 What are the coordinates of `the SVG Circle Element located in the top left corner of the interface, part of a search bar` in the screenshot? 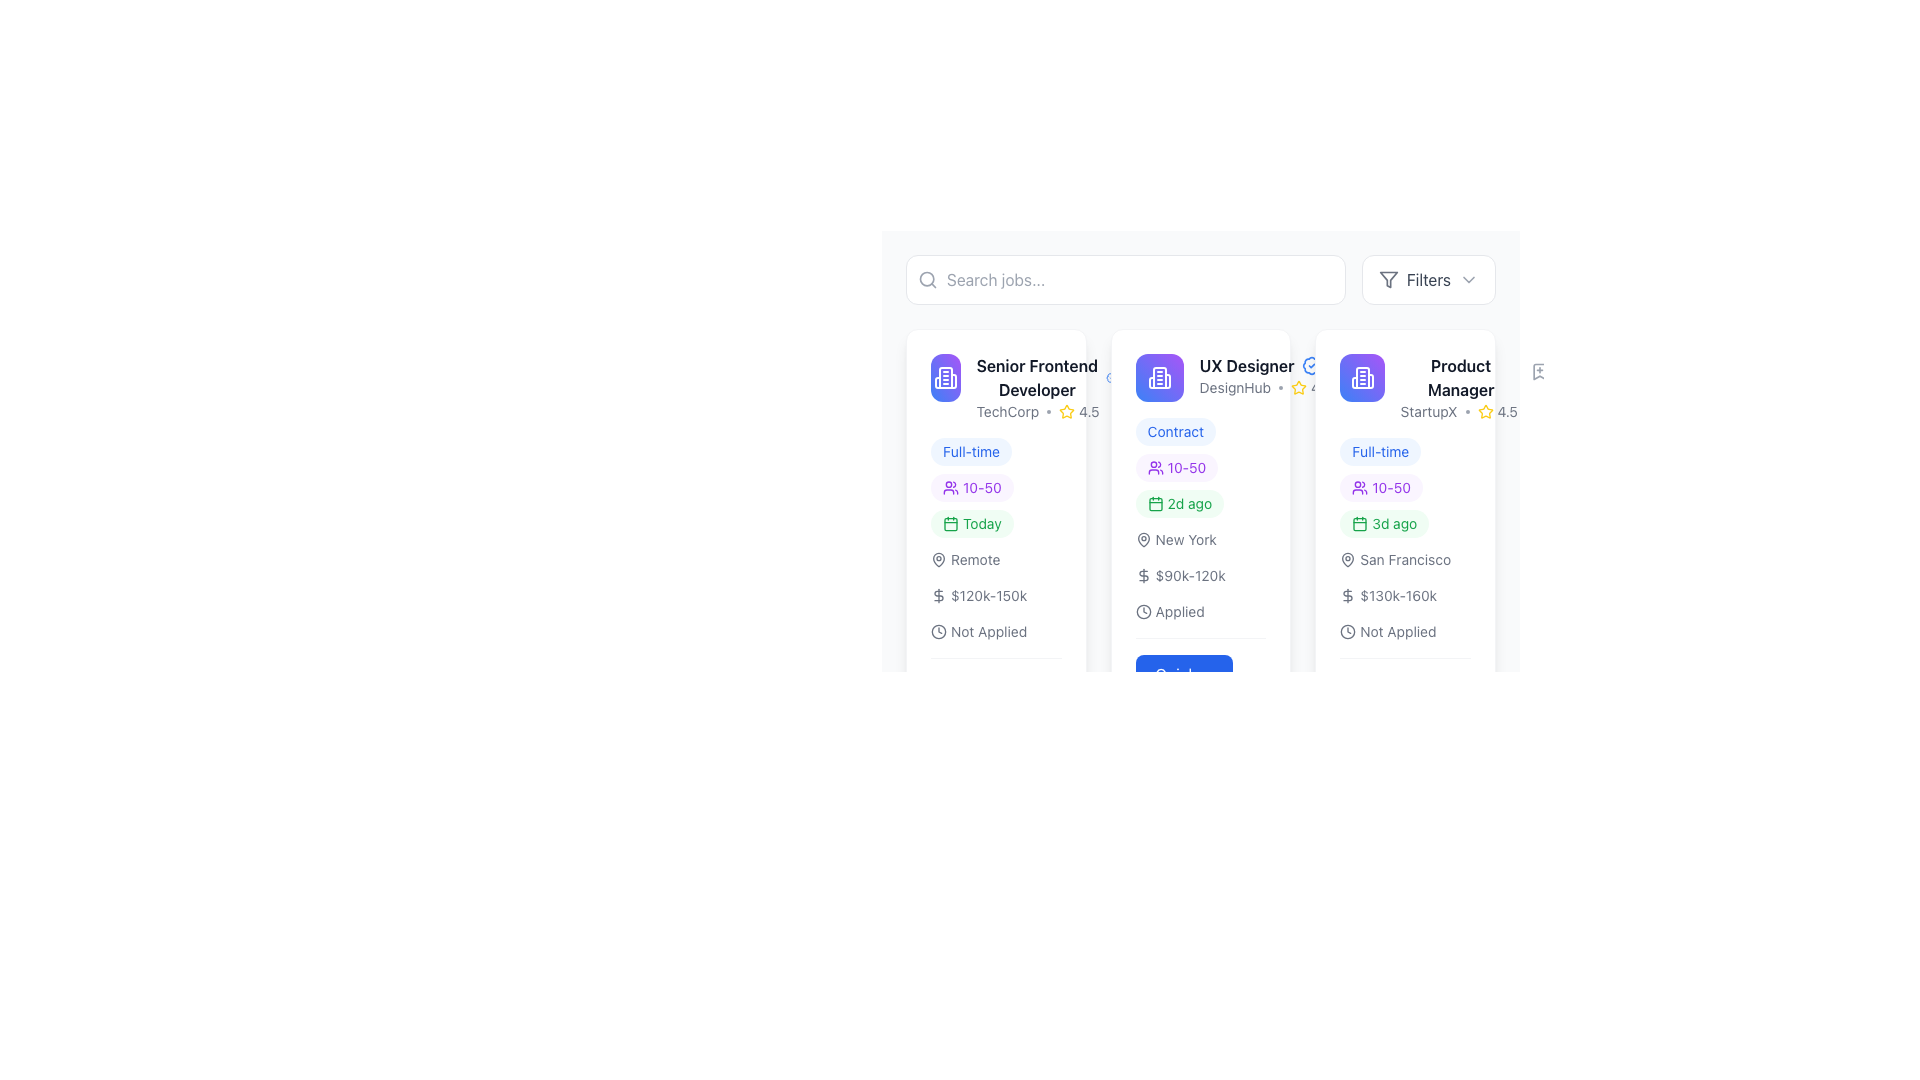 It's located at (926, 279).